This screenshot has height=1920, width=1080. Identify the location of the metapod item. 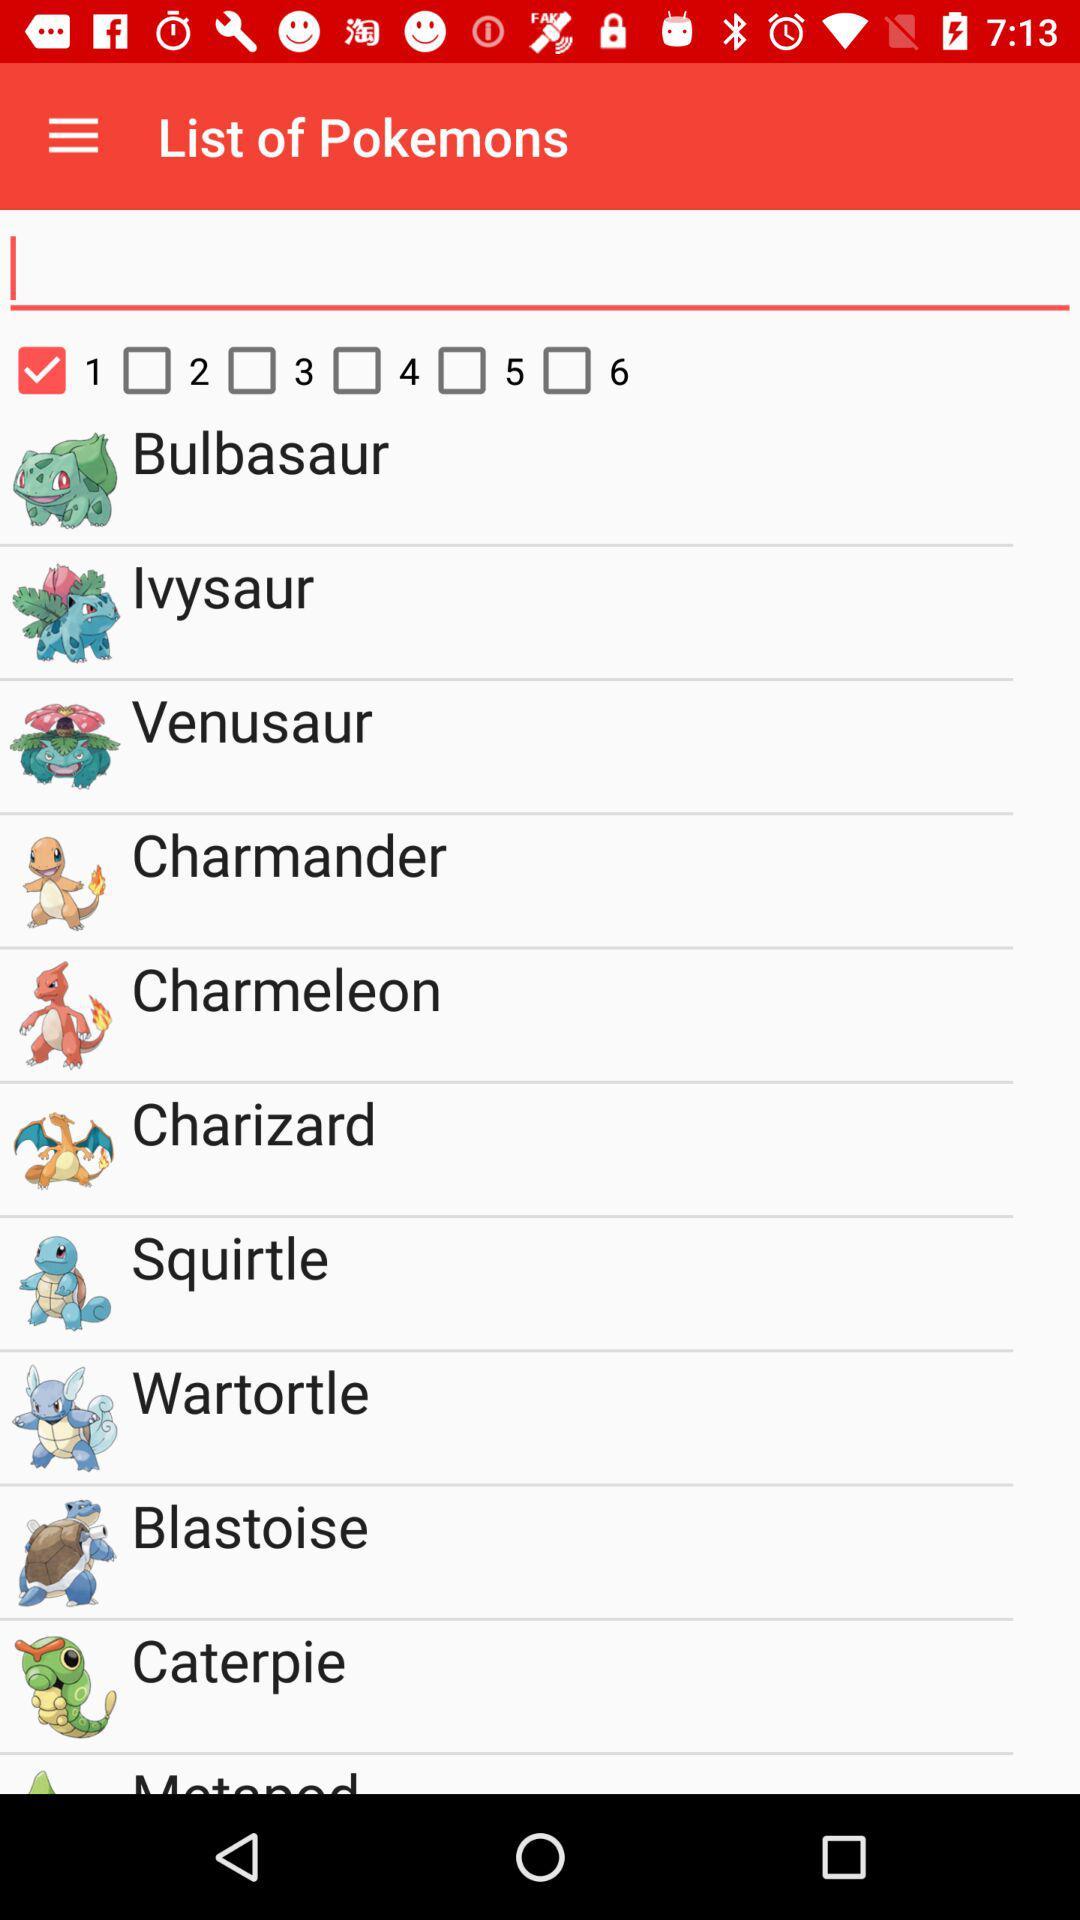
(572, 1774).